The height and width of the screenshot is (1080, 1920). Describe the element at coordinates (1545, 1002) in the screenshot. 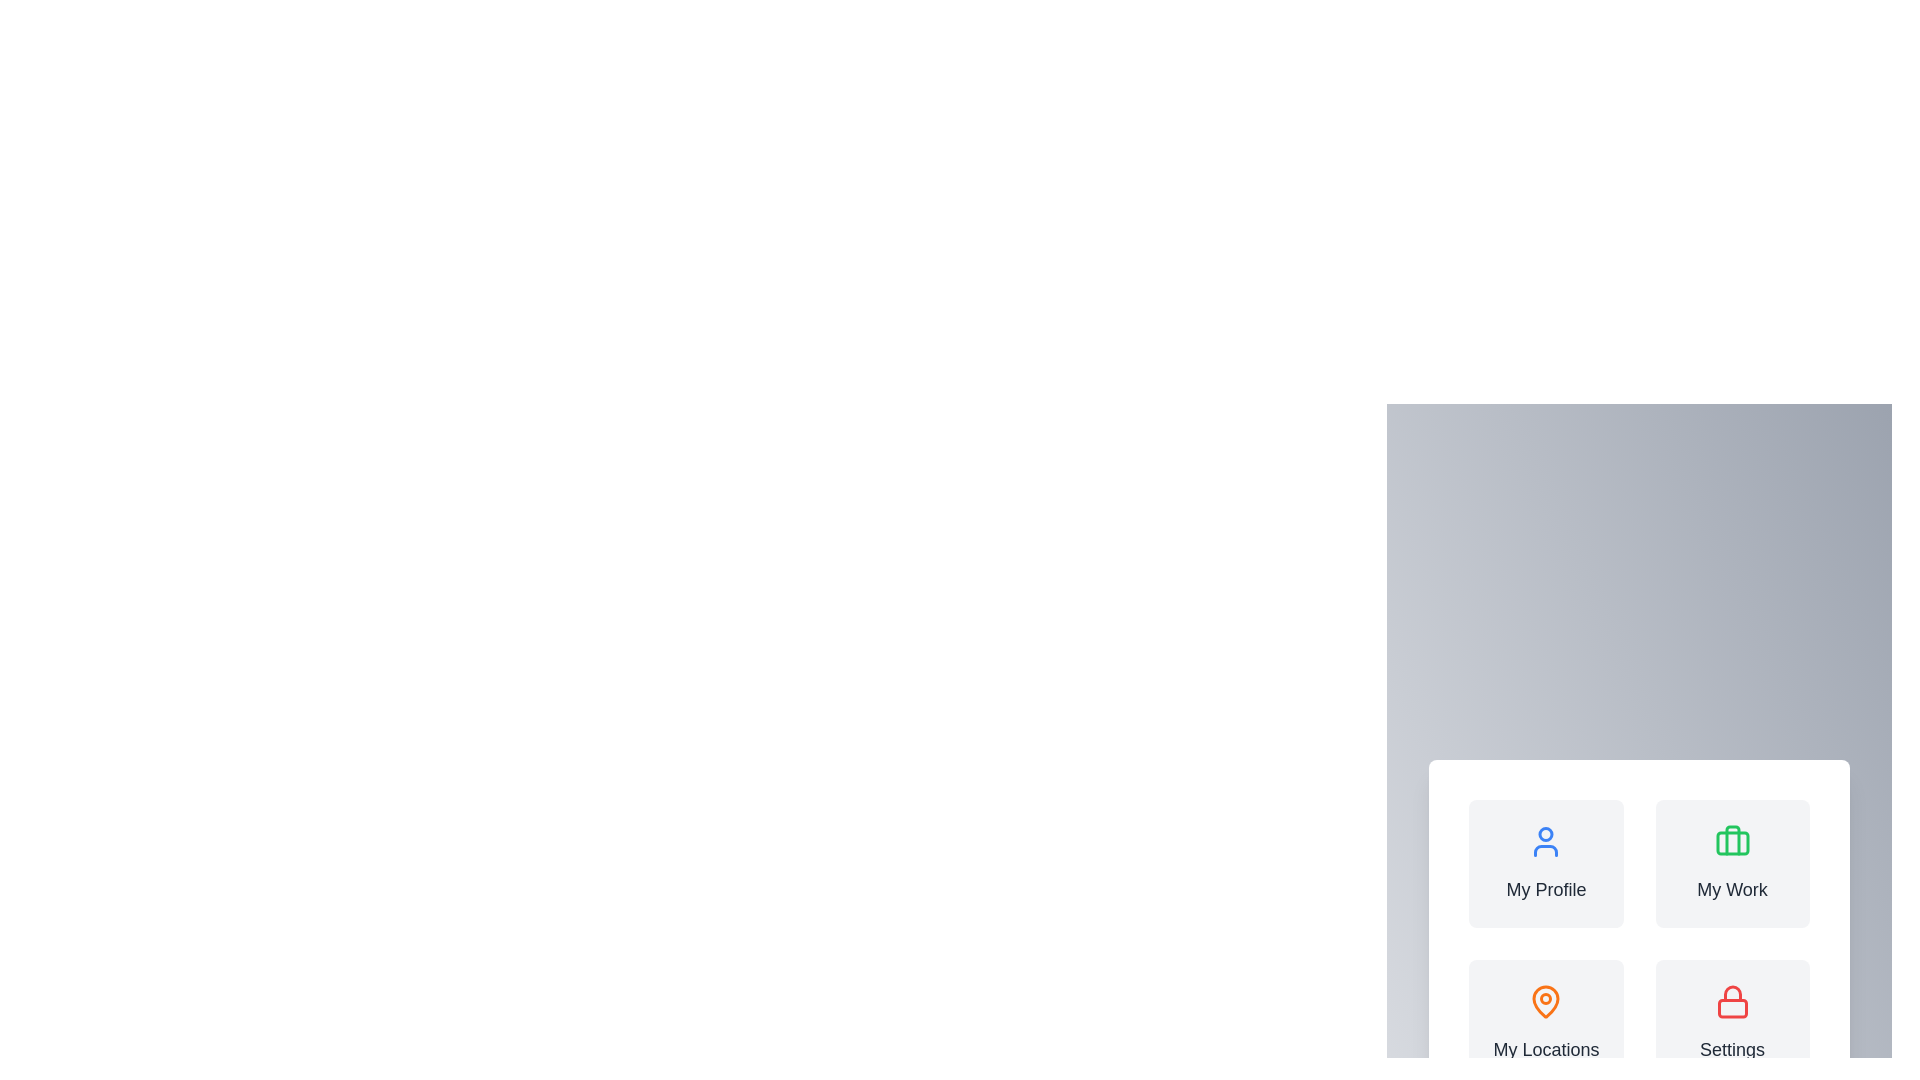

I see `the location-related icon in the 'My Locations' section, positioned in the lower left quadrant of the grid, above its text label` at that location.